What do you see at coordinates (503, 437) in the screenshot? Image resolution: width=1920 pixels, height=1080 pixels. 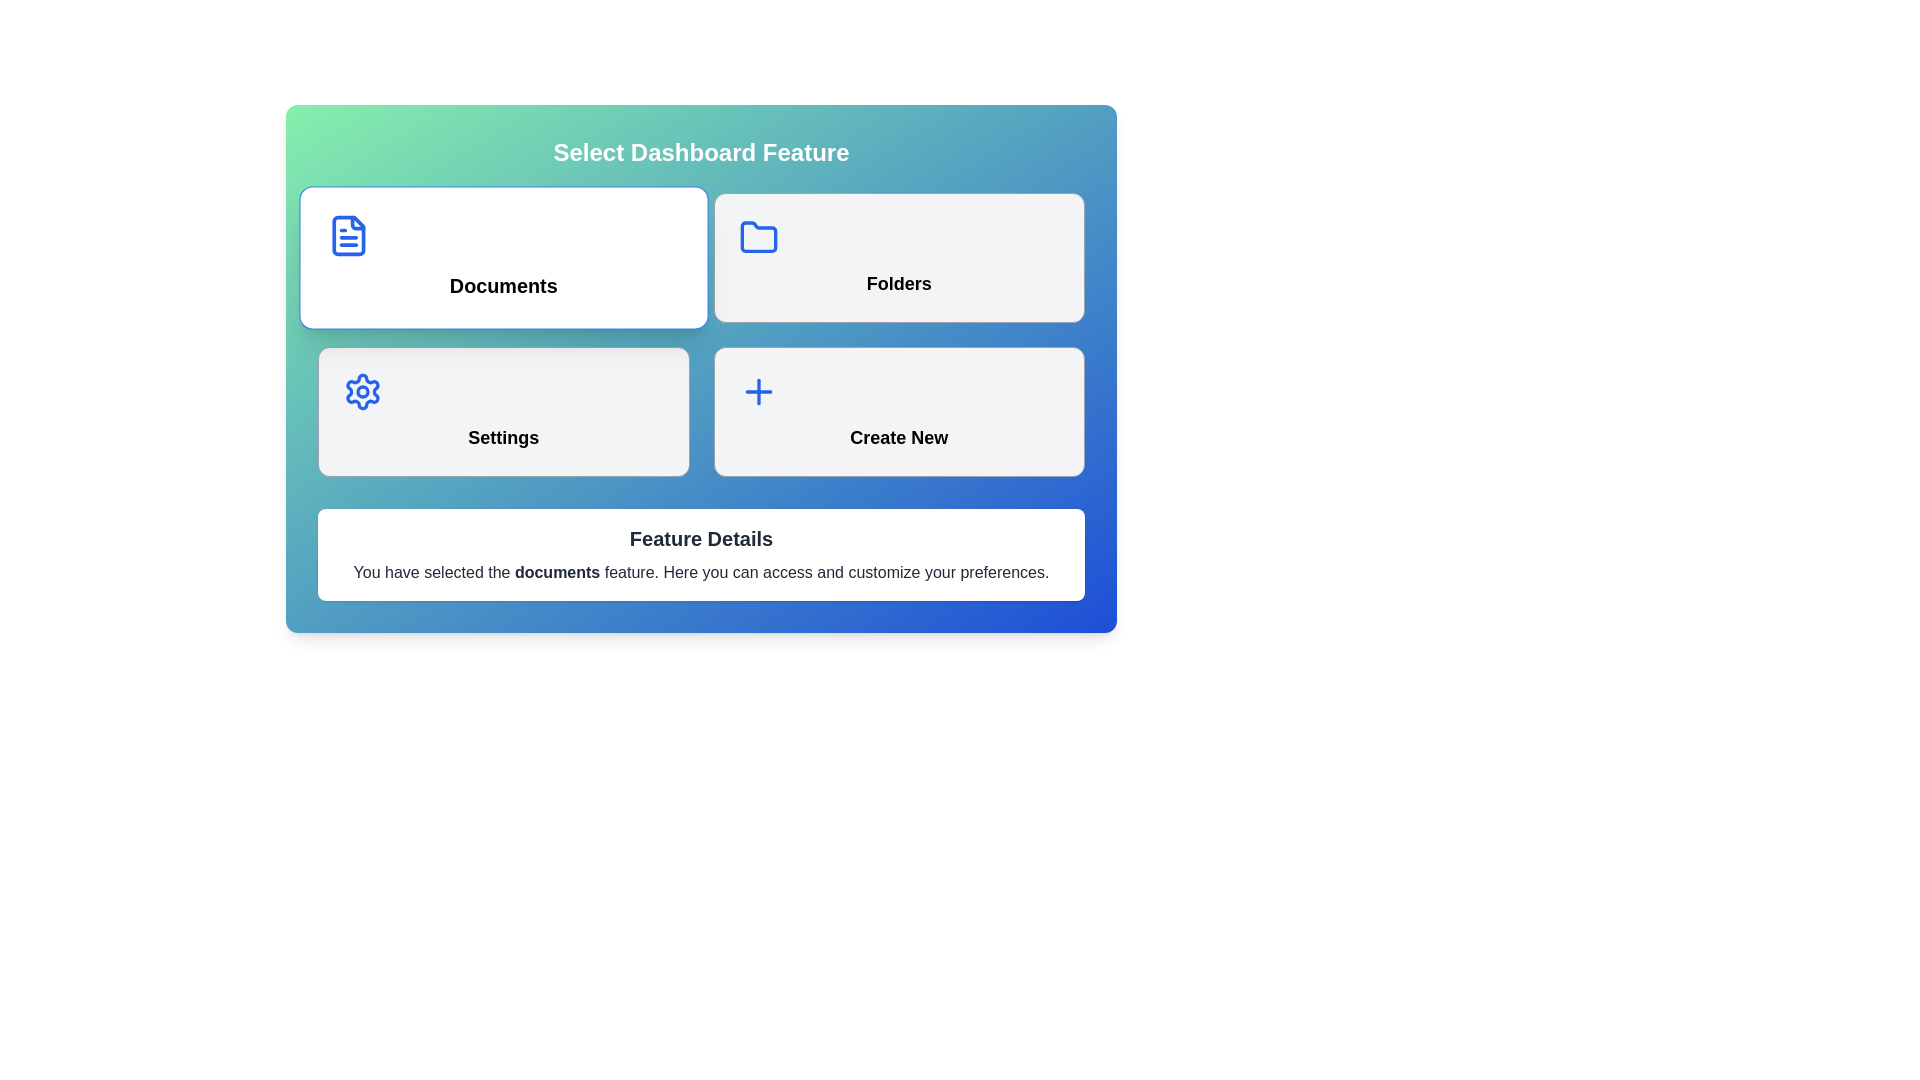 I see `text on the 'Settings' label located beneath the blue gear icon in the second row, first column of the dashboard grid layout` at bounding box center [503, 437].